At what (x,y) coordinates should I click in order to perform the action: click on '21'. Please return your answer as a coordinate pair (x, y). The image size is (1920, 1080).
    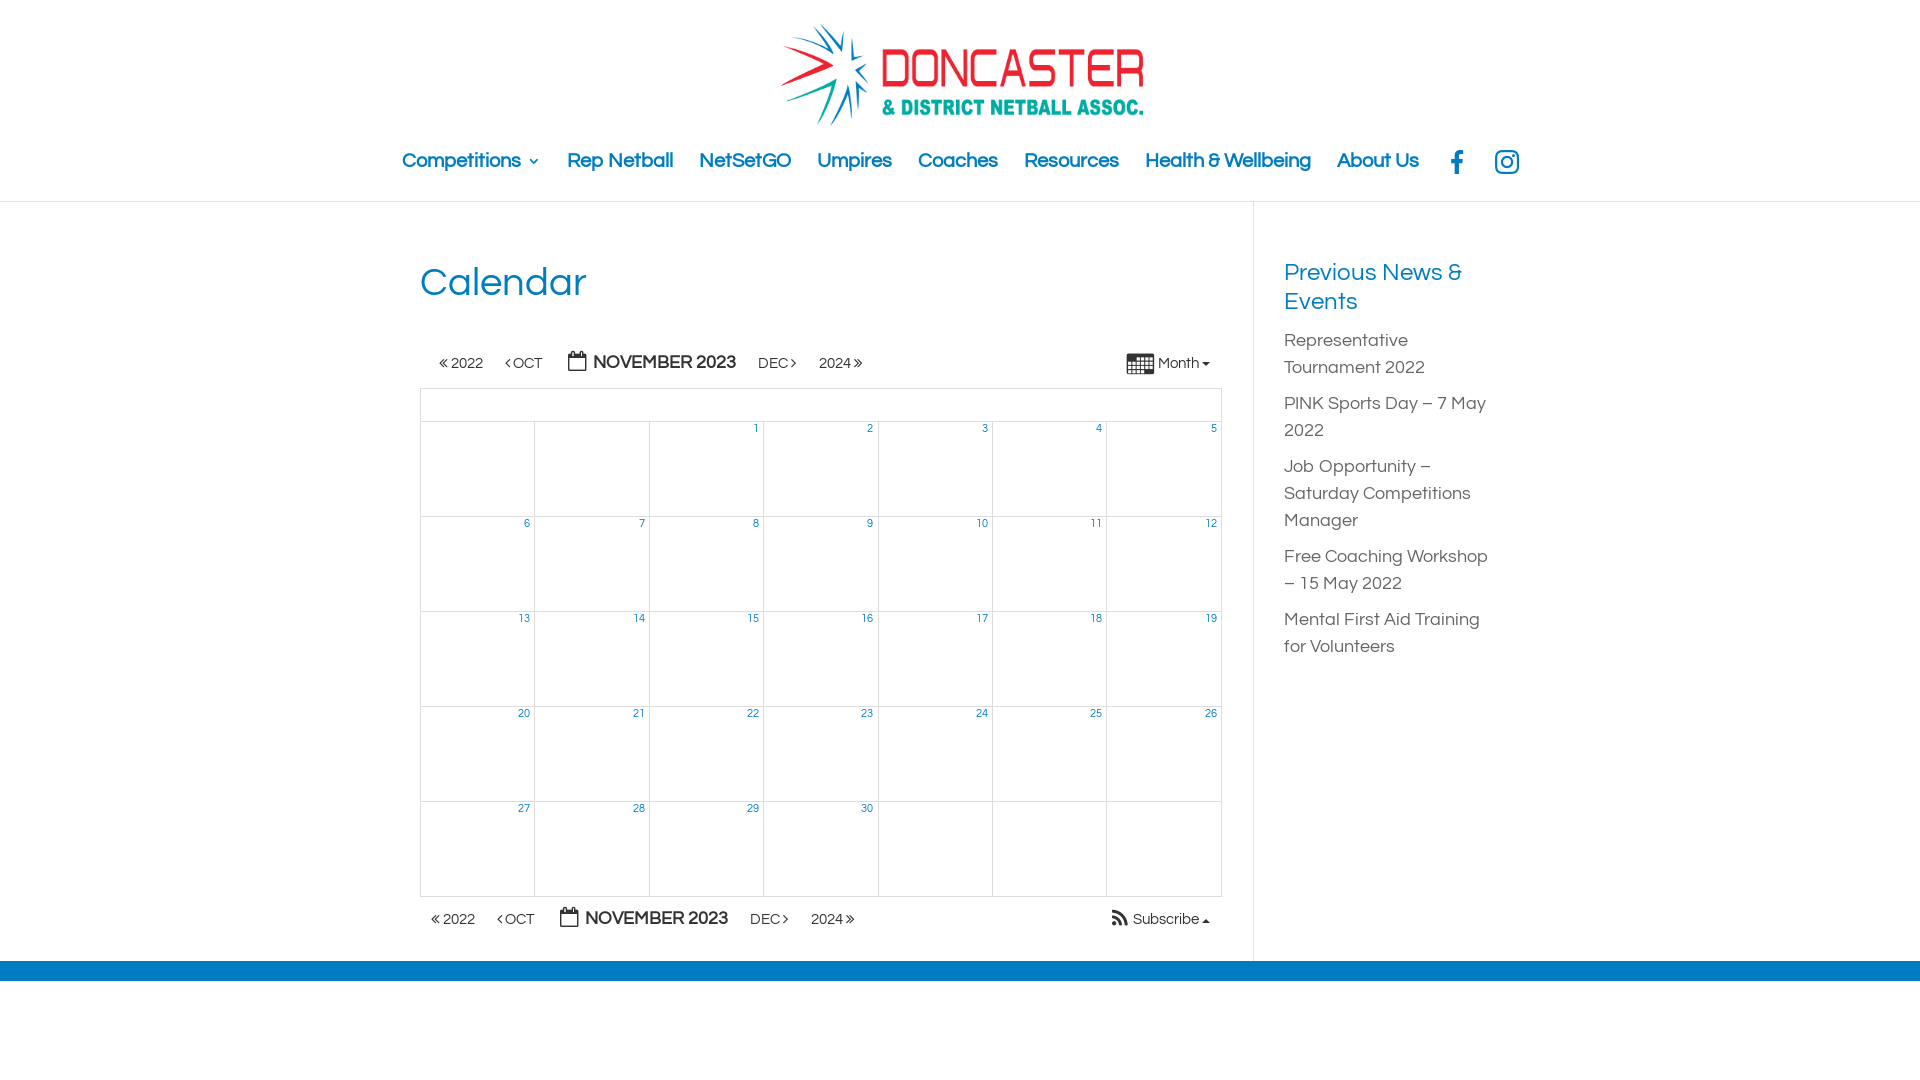
    Looking at the image, I should click on (637, 712).